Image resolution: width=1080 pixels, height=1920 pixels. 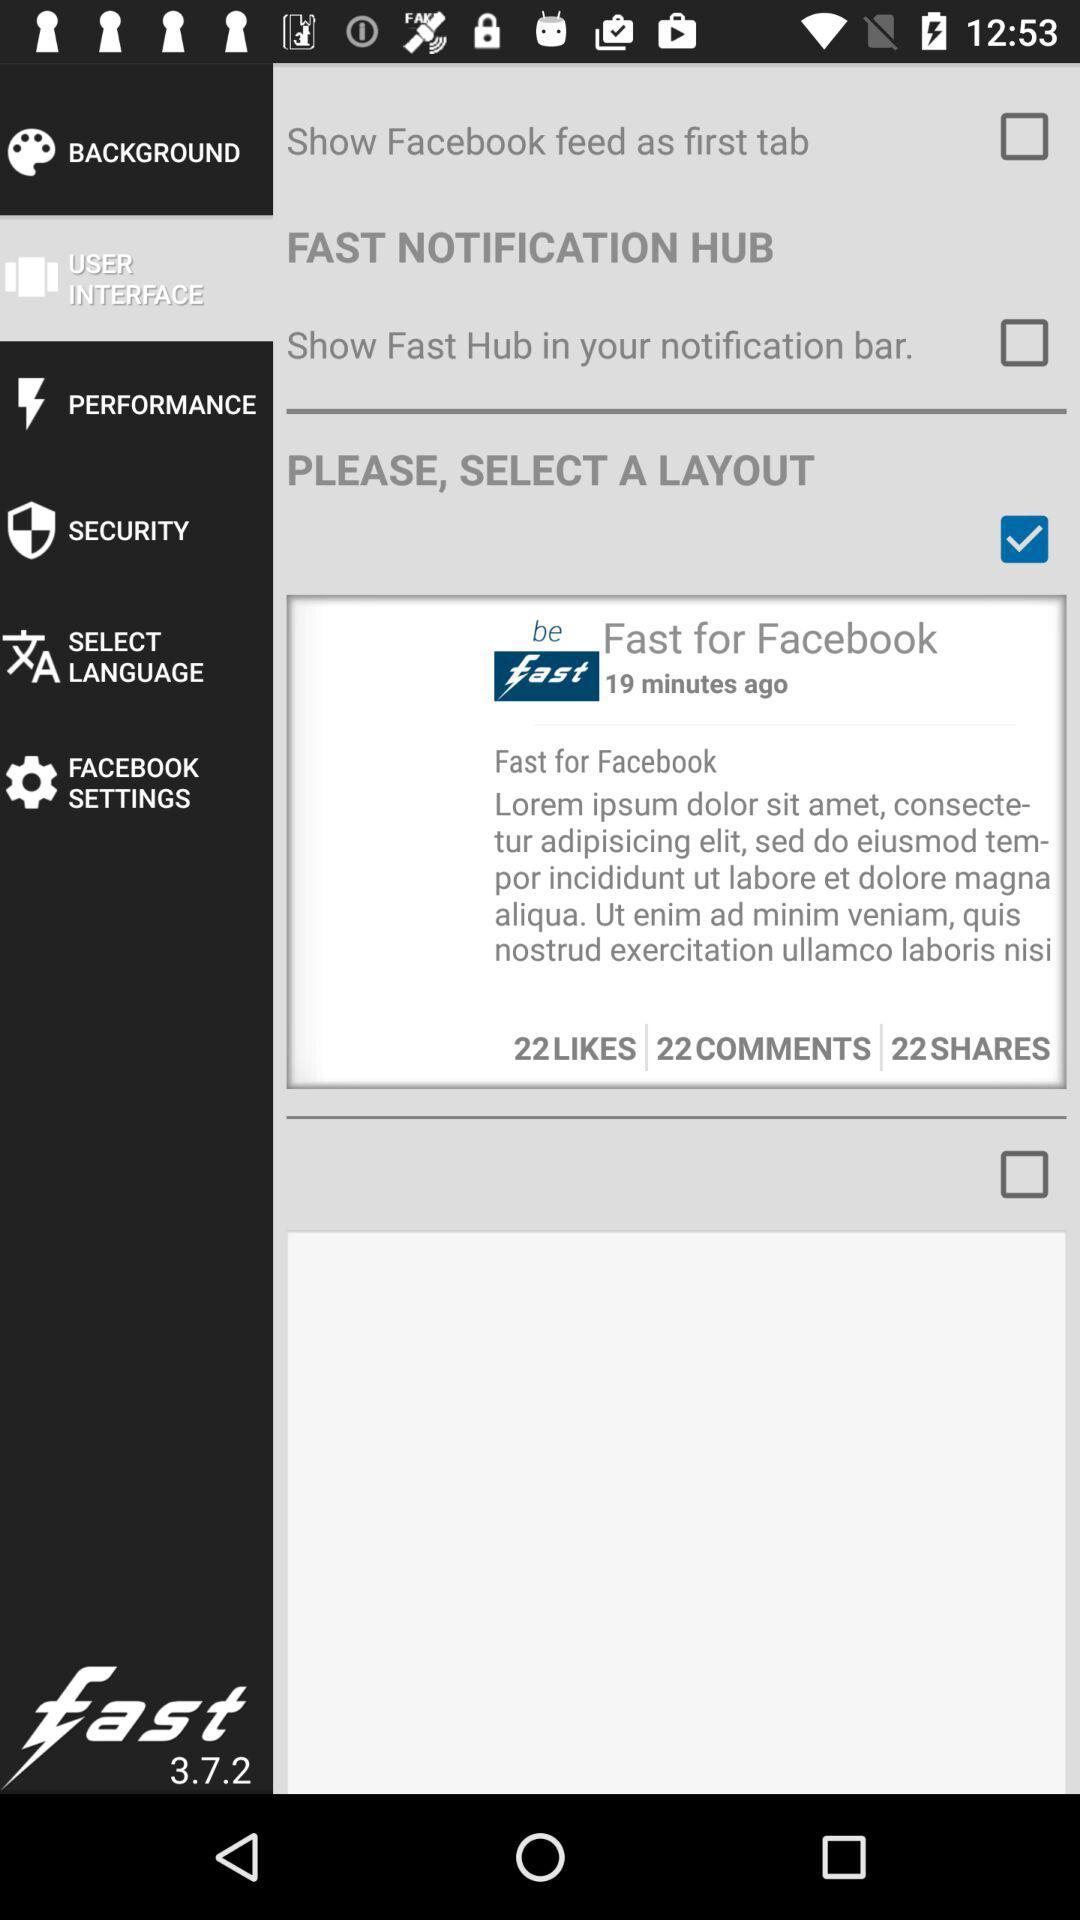 I want to click on checkbox which is on right side of show fast hub in your notification bar, so click(x=1025, y=342).